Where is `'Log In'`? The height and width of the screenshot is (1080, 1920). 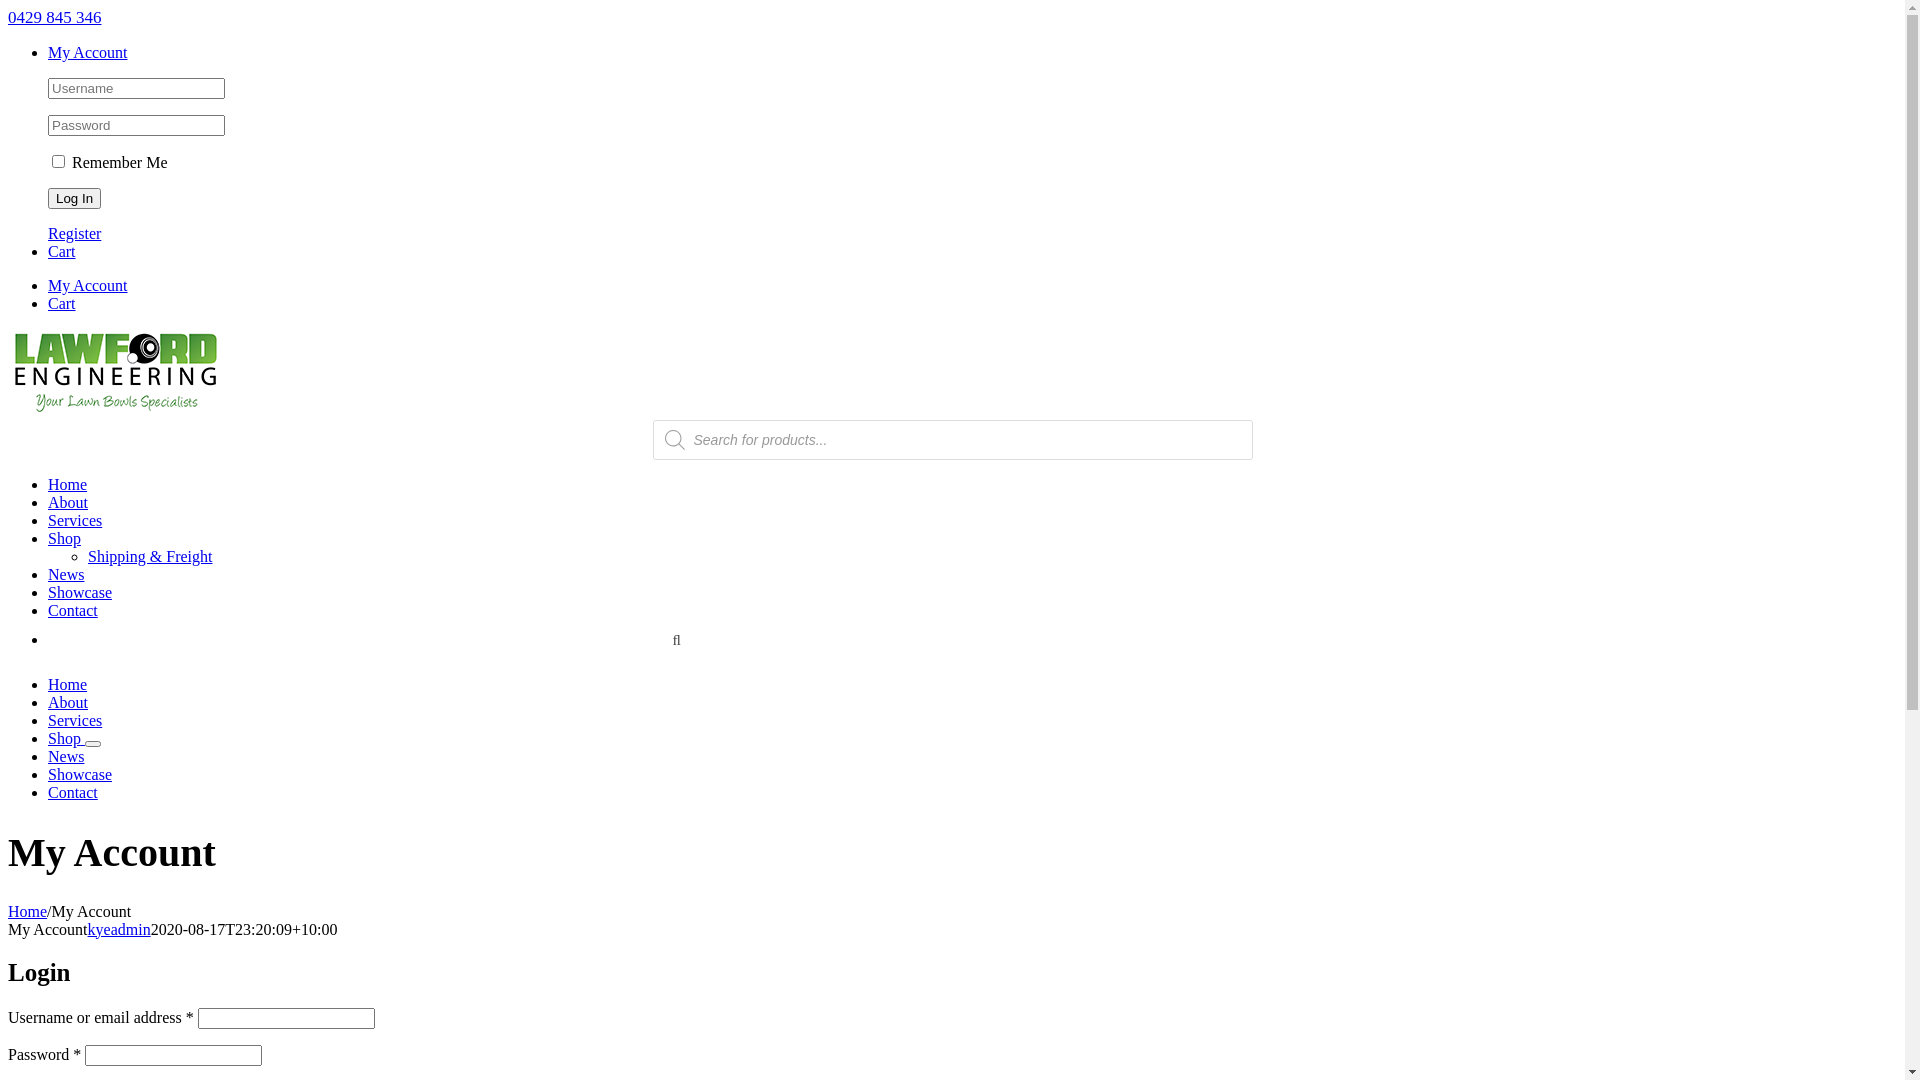
'Log In' is located at coordinates (74, 198).